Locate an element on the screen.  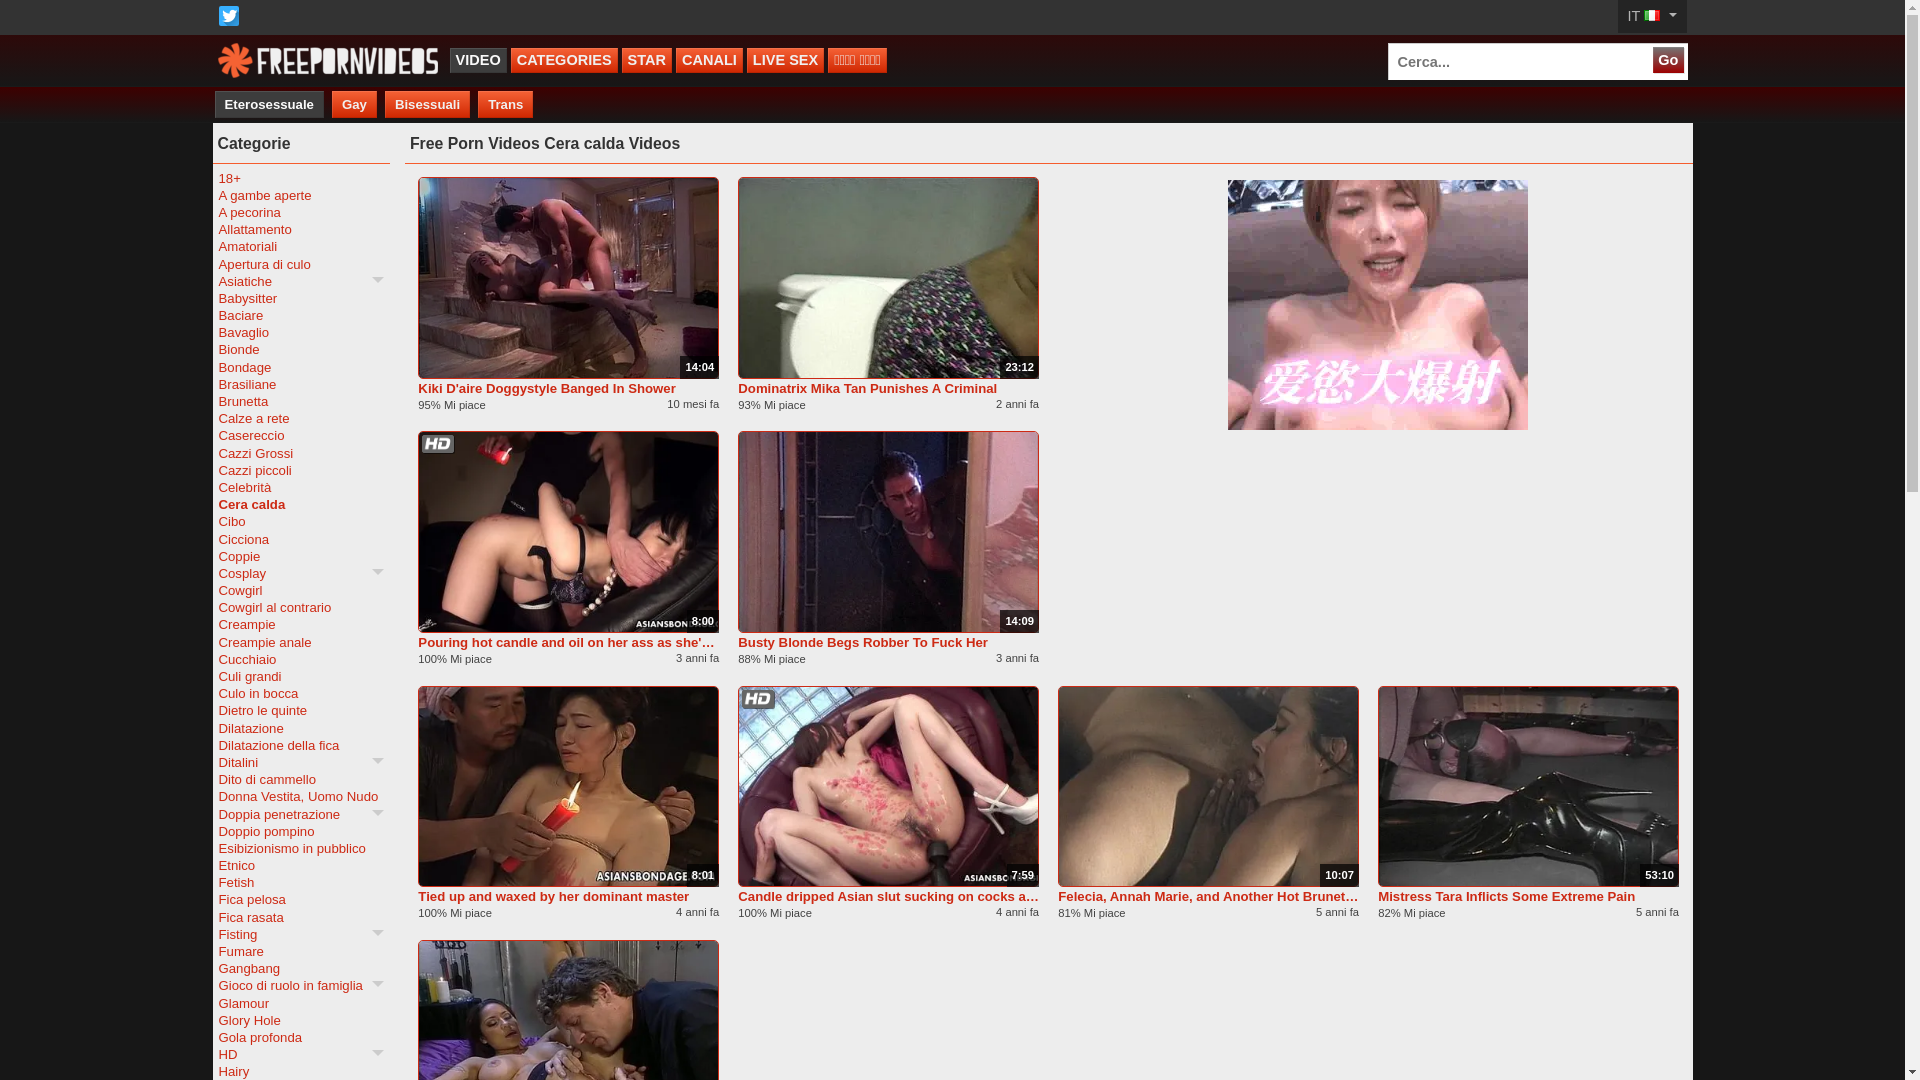
'Cucchiaio' is located at coordinates (300, 659).